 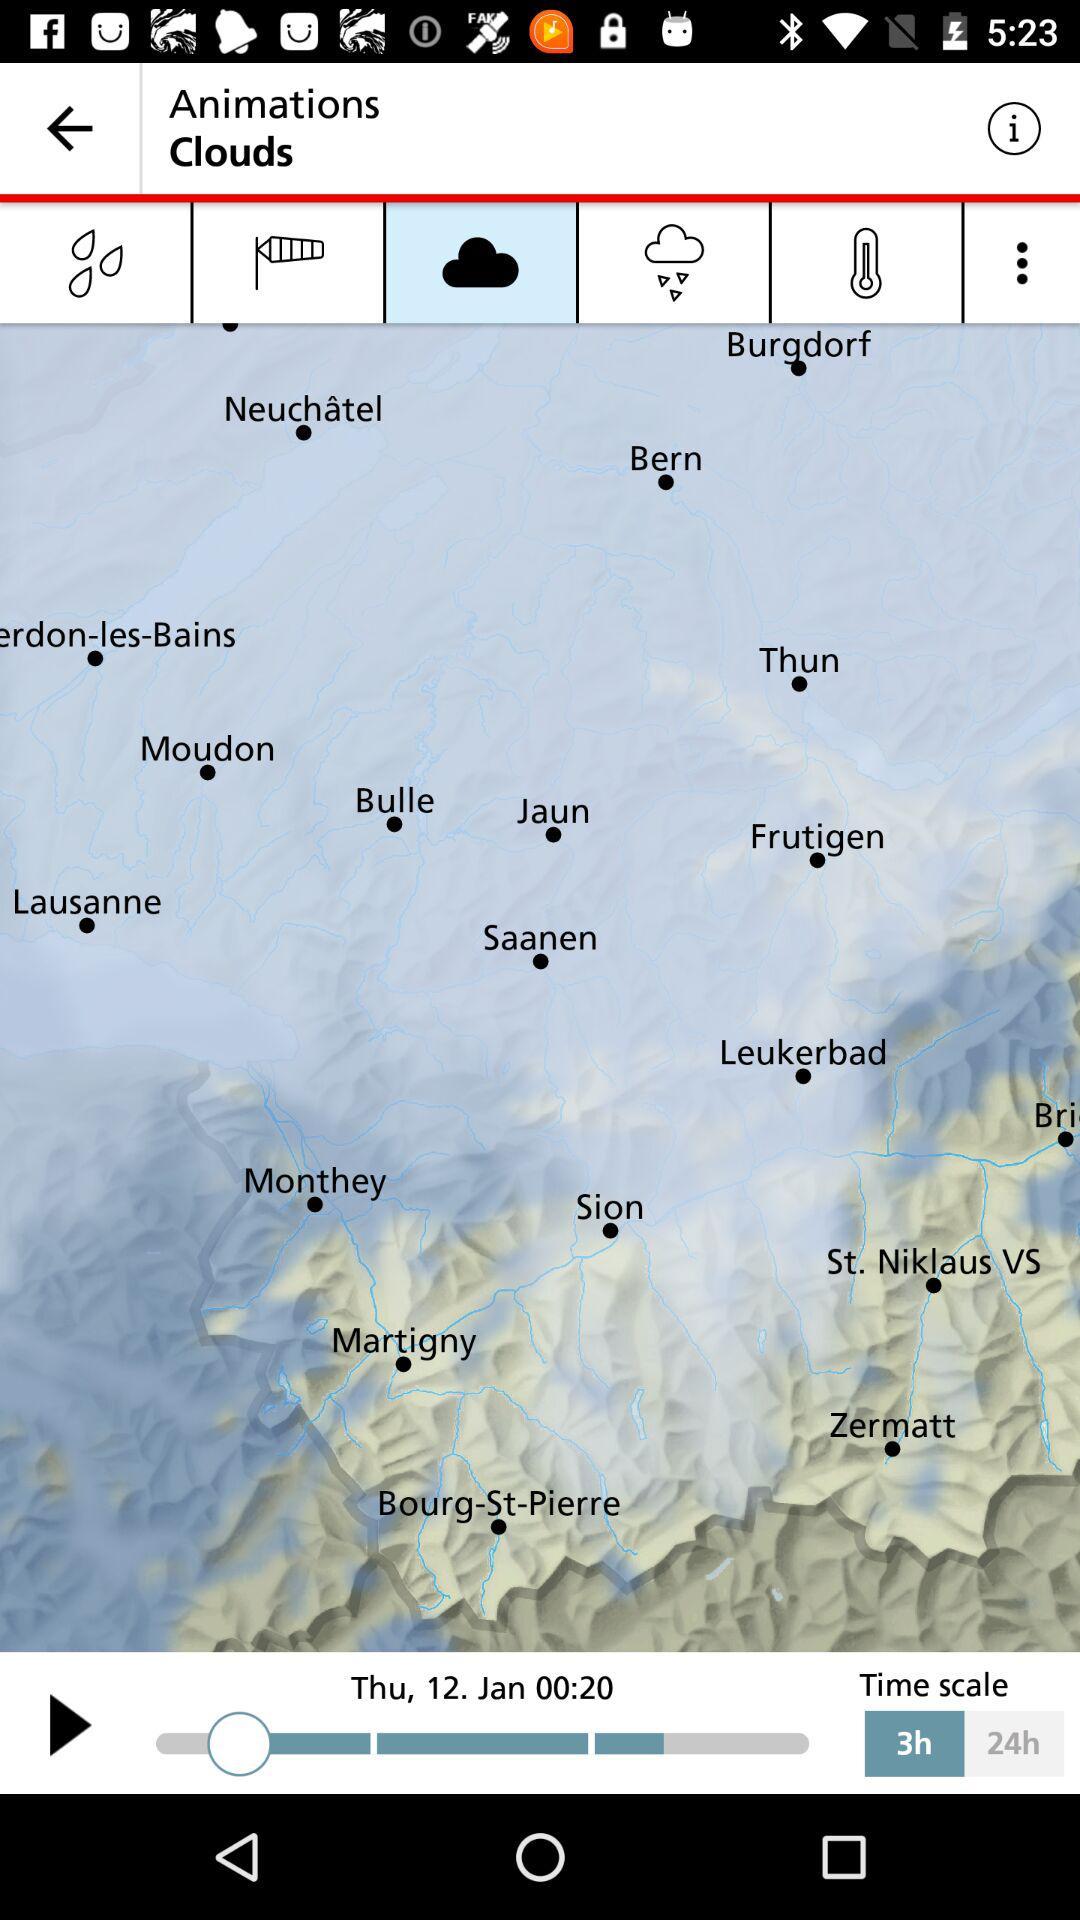 I want to click on more info, so click(x=1022, y=261).